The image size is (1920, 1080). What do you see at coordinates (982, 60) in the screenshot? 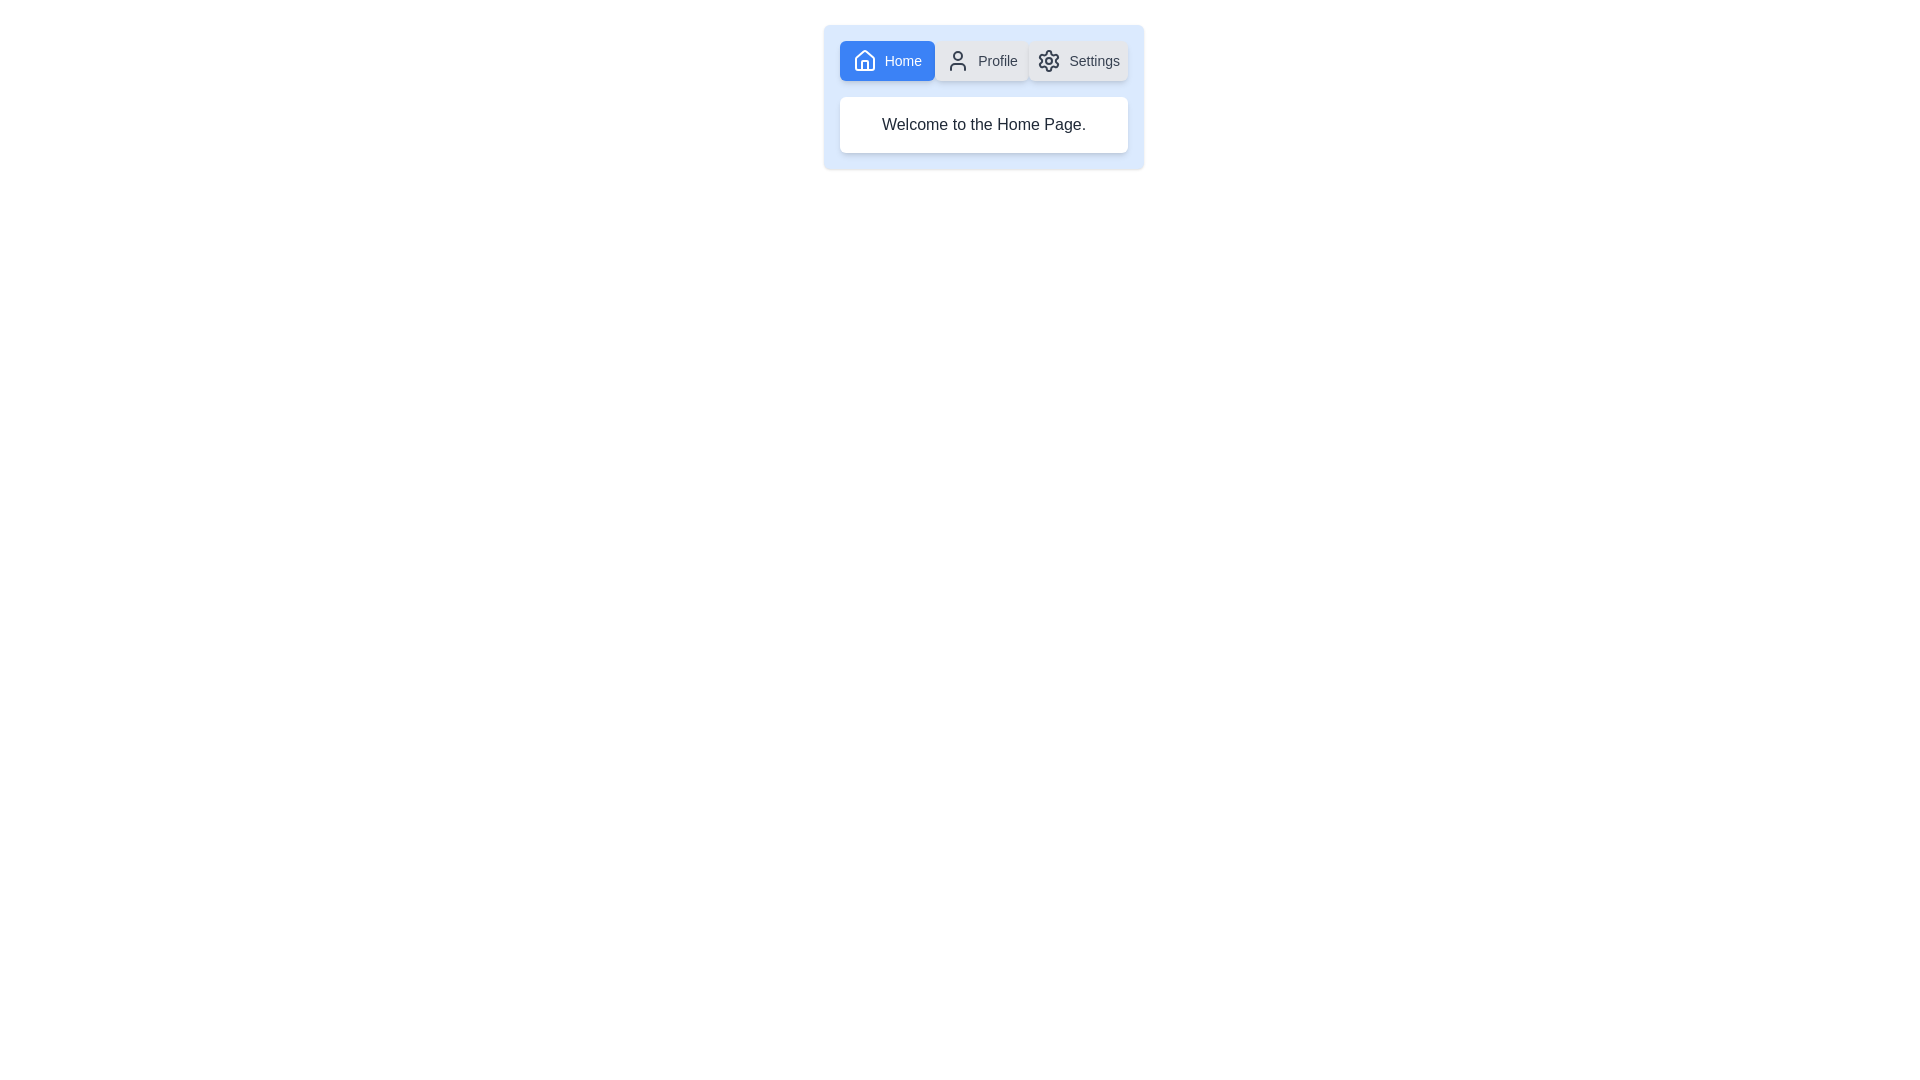
I see `the 'Profile' navigation button, which is the second button in a row of three located in the upper section of the interface` at bounding box center [982, 60].